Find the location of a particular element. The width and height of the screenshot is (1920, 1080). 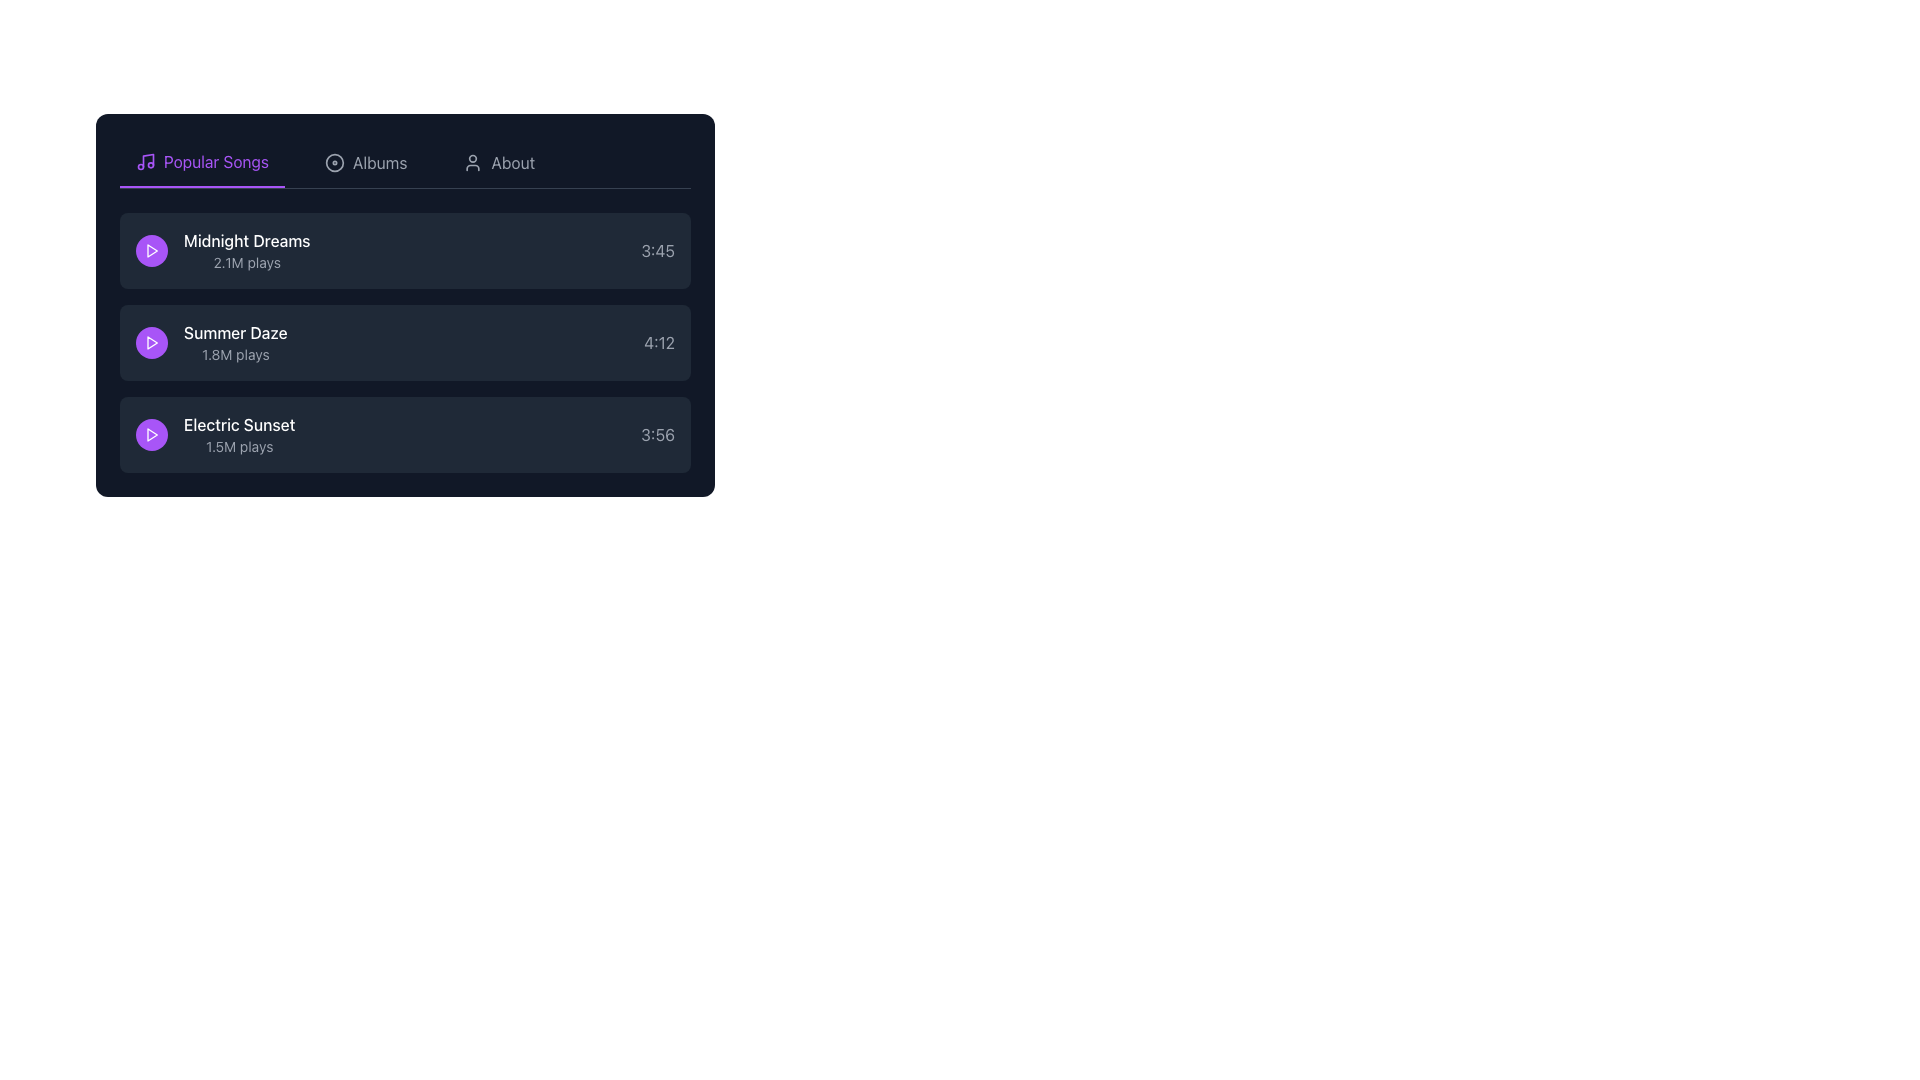

the 'Popular Songs' interactive navigation tab, which features a bold purple label and a matching music note icon is located at coordinates (202, 161).